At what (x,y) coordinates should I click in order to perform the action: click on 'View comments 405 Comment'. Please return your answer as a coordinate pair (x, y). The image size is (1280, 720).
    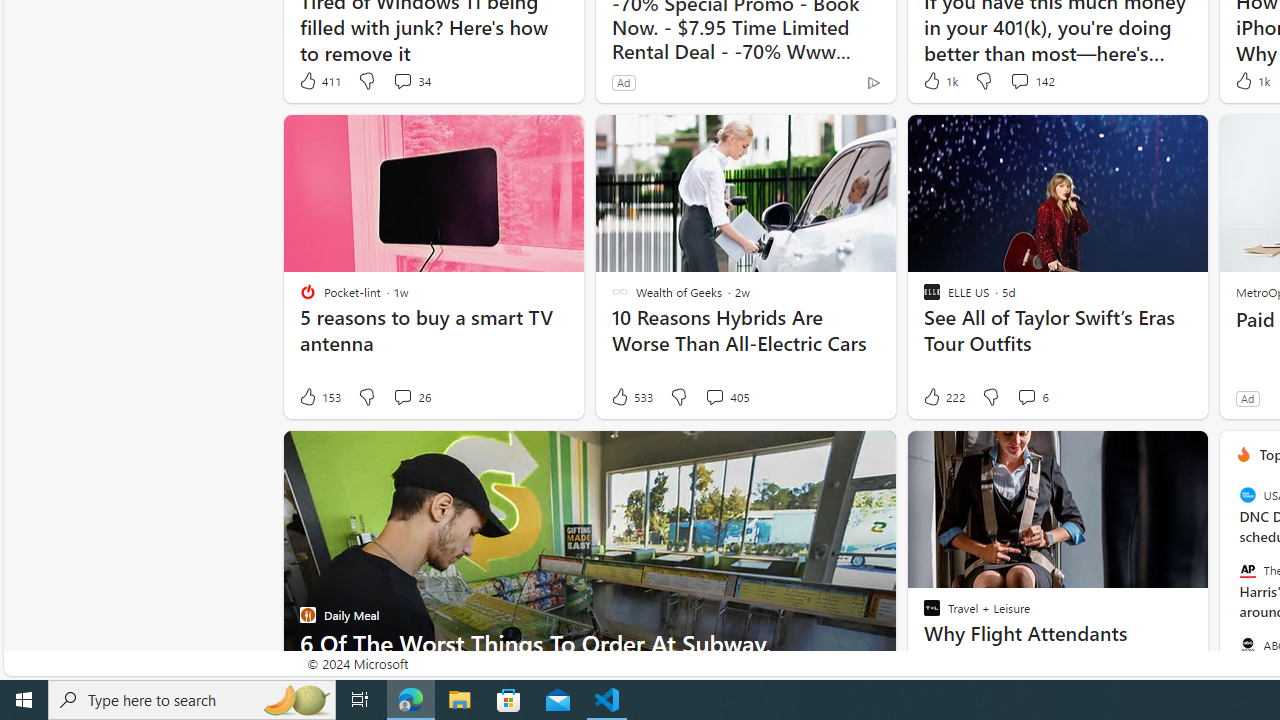
    Looking at the image, I should click on (714, 397).